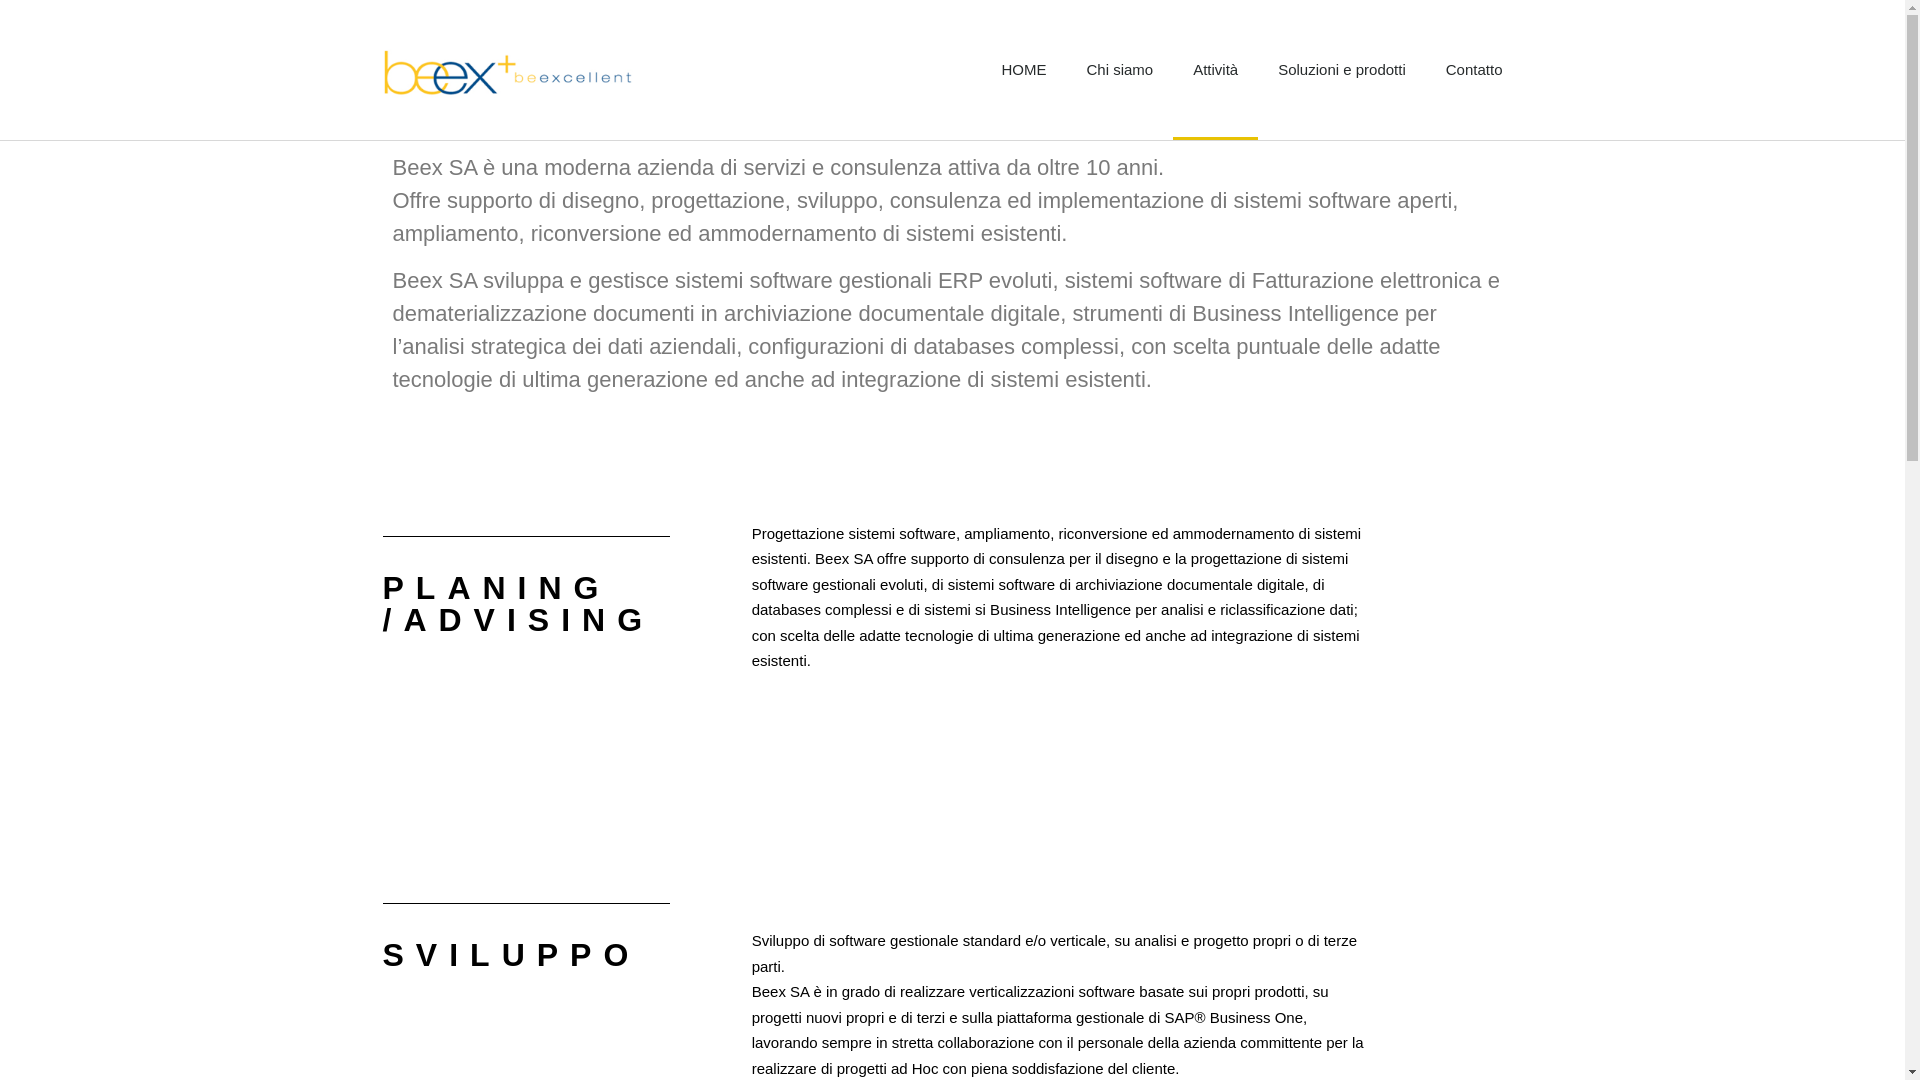 The image size is (1920, 1080). What do you see at coordinates (1118, 68) in the screenshot?
I see `'Chi siamo'` at bounding box center [1118, 68].